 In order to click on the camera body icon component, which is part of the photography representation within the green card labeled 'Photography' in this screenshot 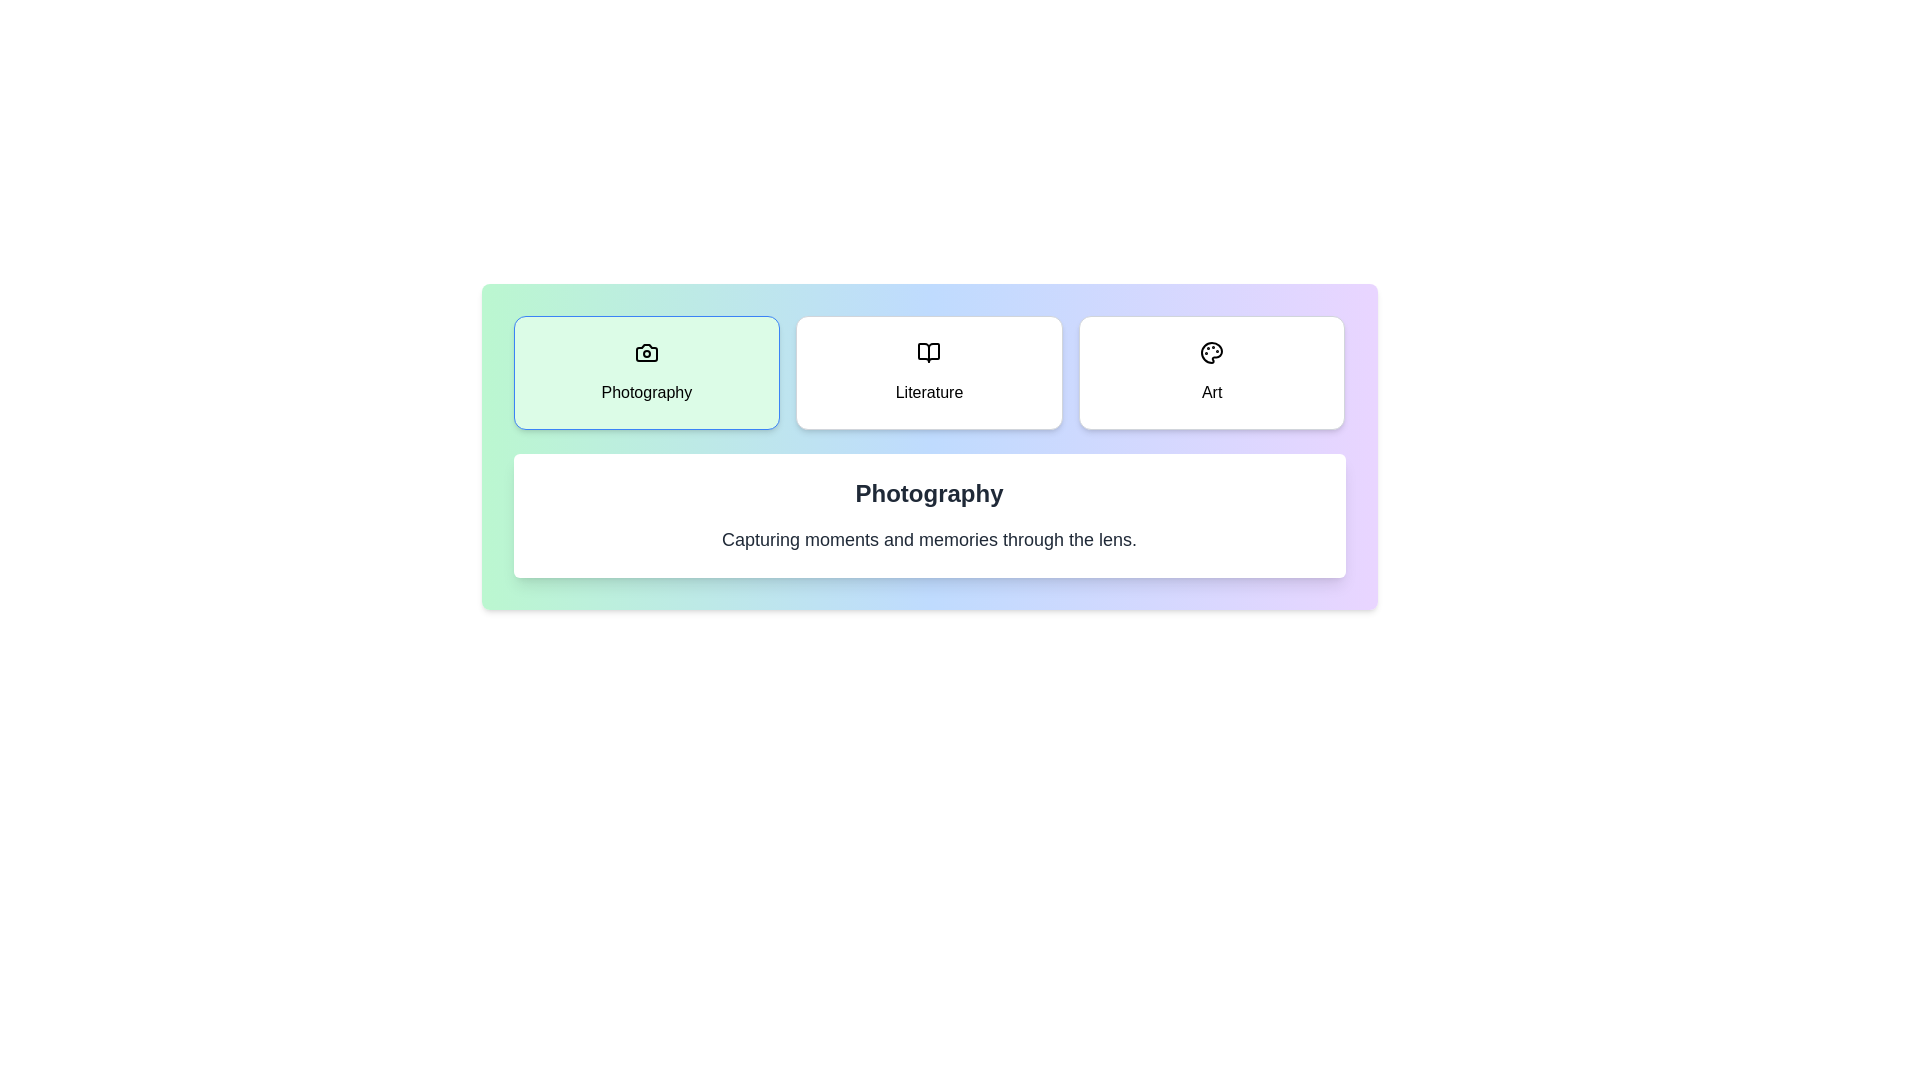, I will do `click(646, 352)`.